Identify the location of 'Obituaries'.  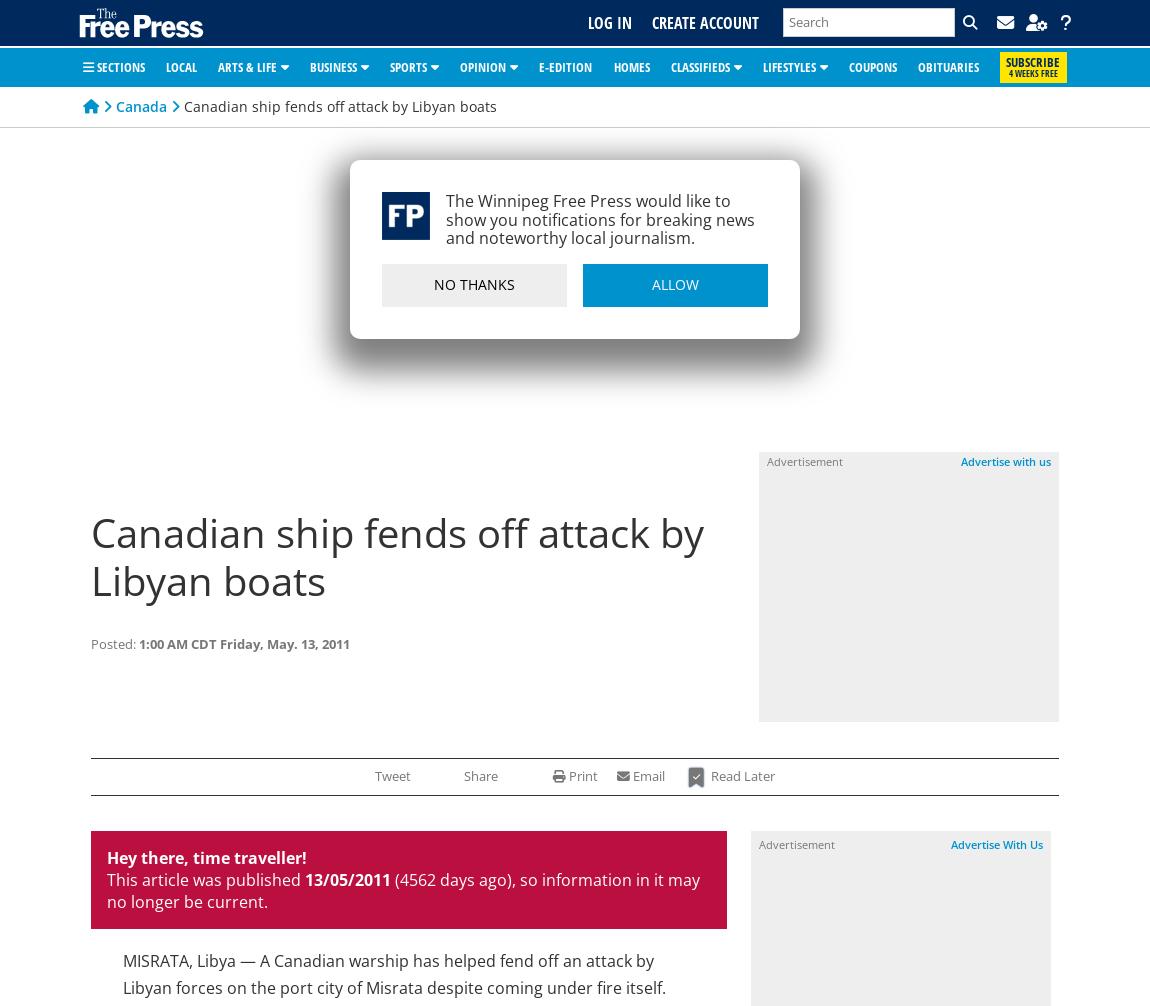
(947, 65).